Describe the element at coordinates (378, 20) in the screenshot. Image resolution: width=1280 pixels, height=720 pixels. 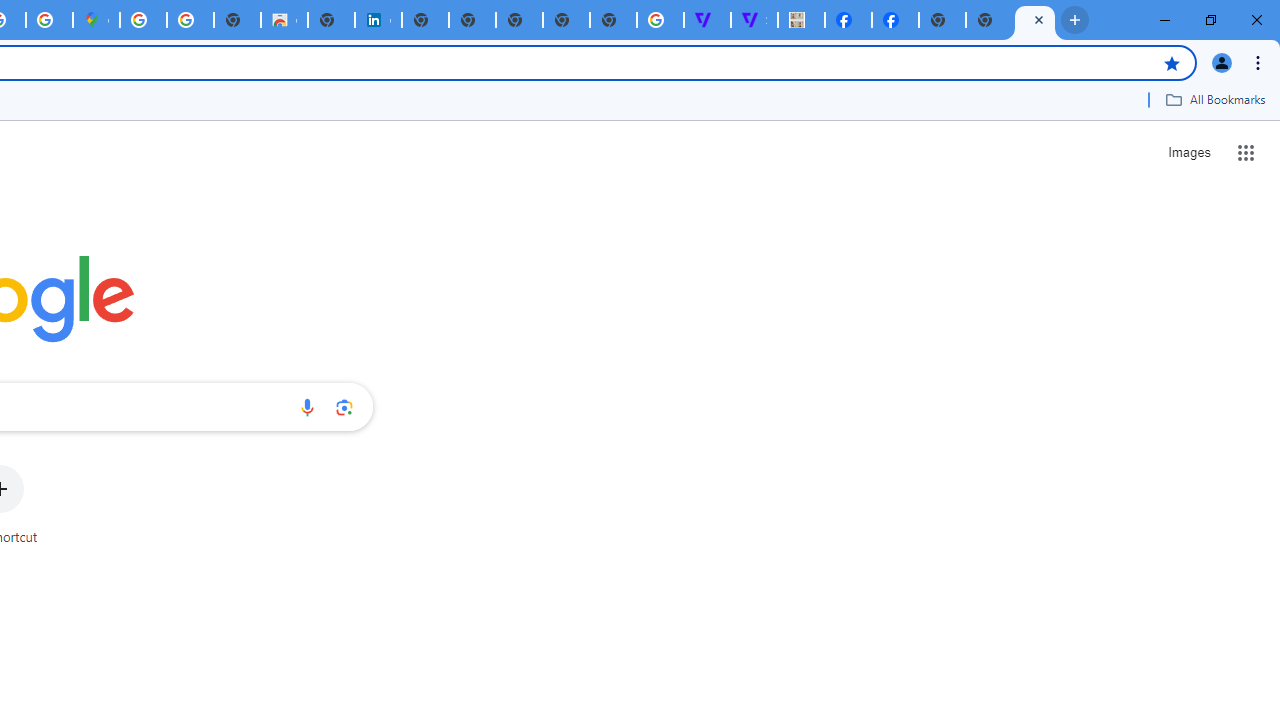
I see `'Cookie Policy | LinkedIn'` at that location.